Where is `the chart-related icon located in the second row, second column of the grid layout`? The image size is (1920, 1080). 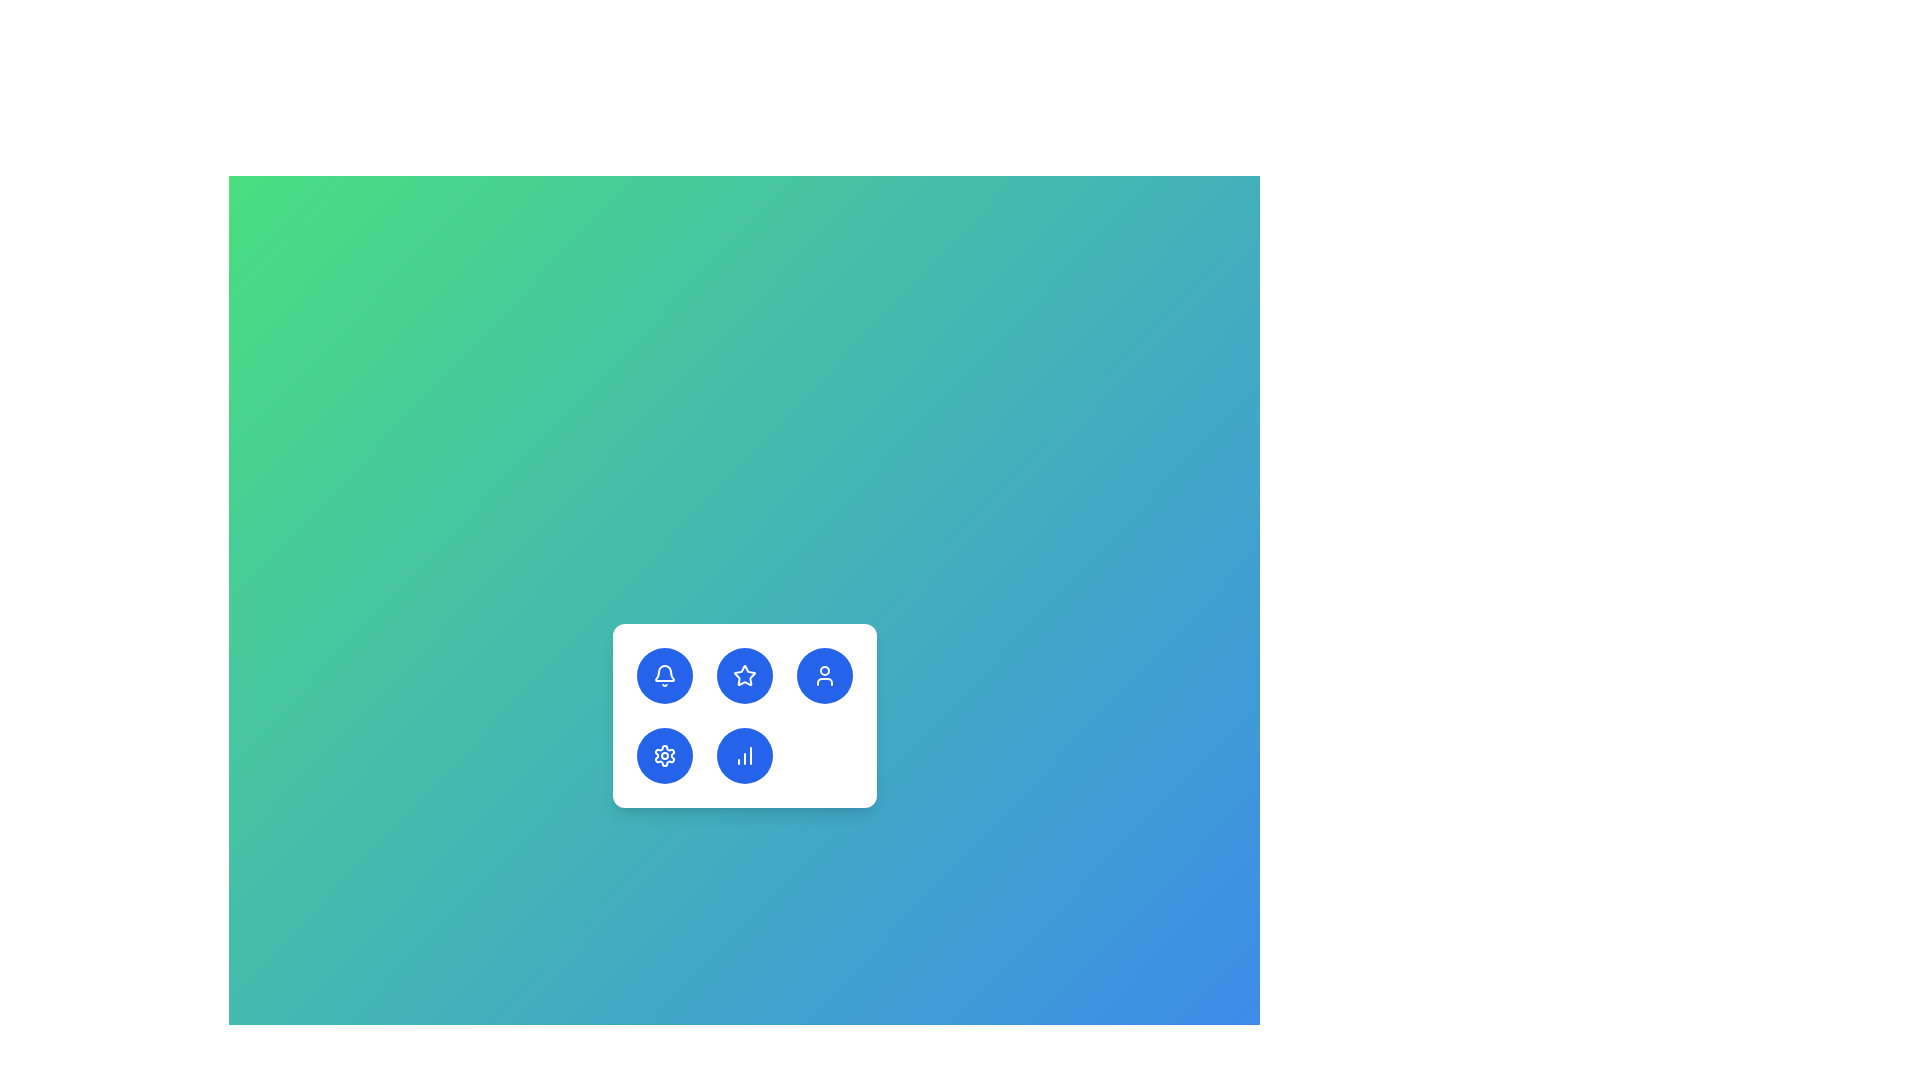 the chart-related icon located in the second row, second column of the grid layout is located at coordinates (743, 756).